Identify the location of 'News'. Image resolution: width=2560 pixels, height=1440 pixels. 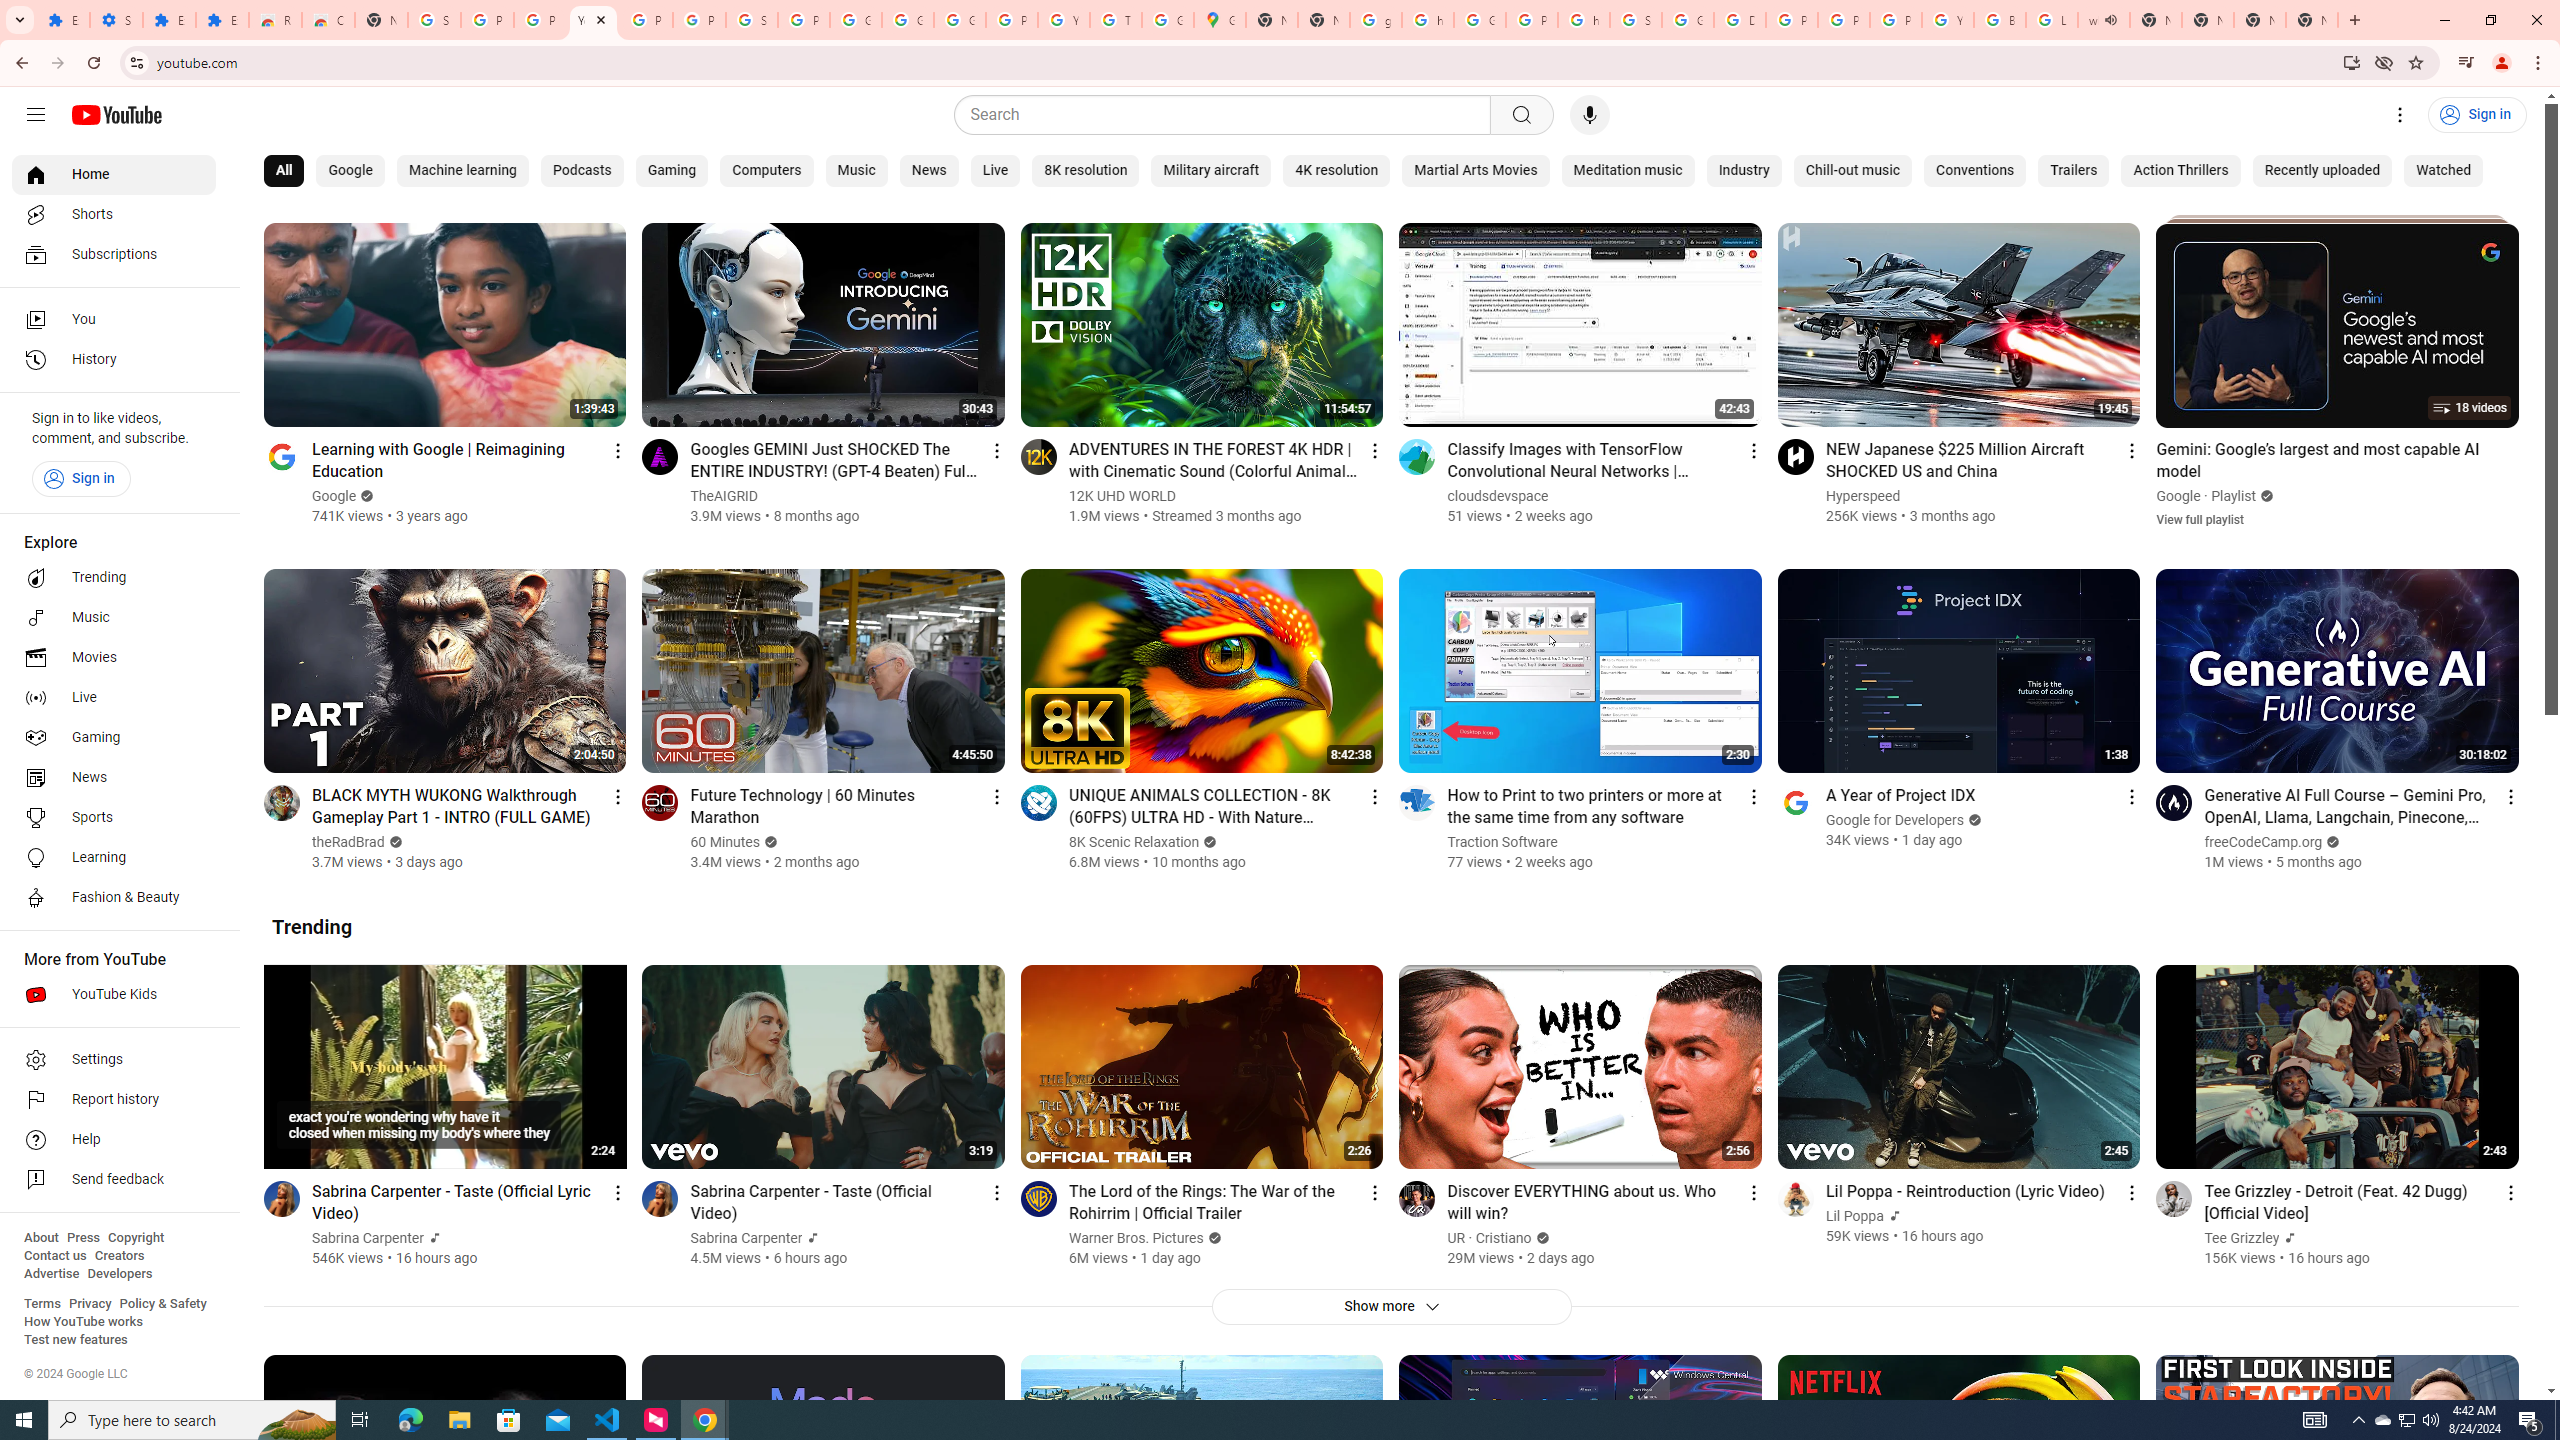
(929, 171).